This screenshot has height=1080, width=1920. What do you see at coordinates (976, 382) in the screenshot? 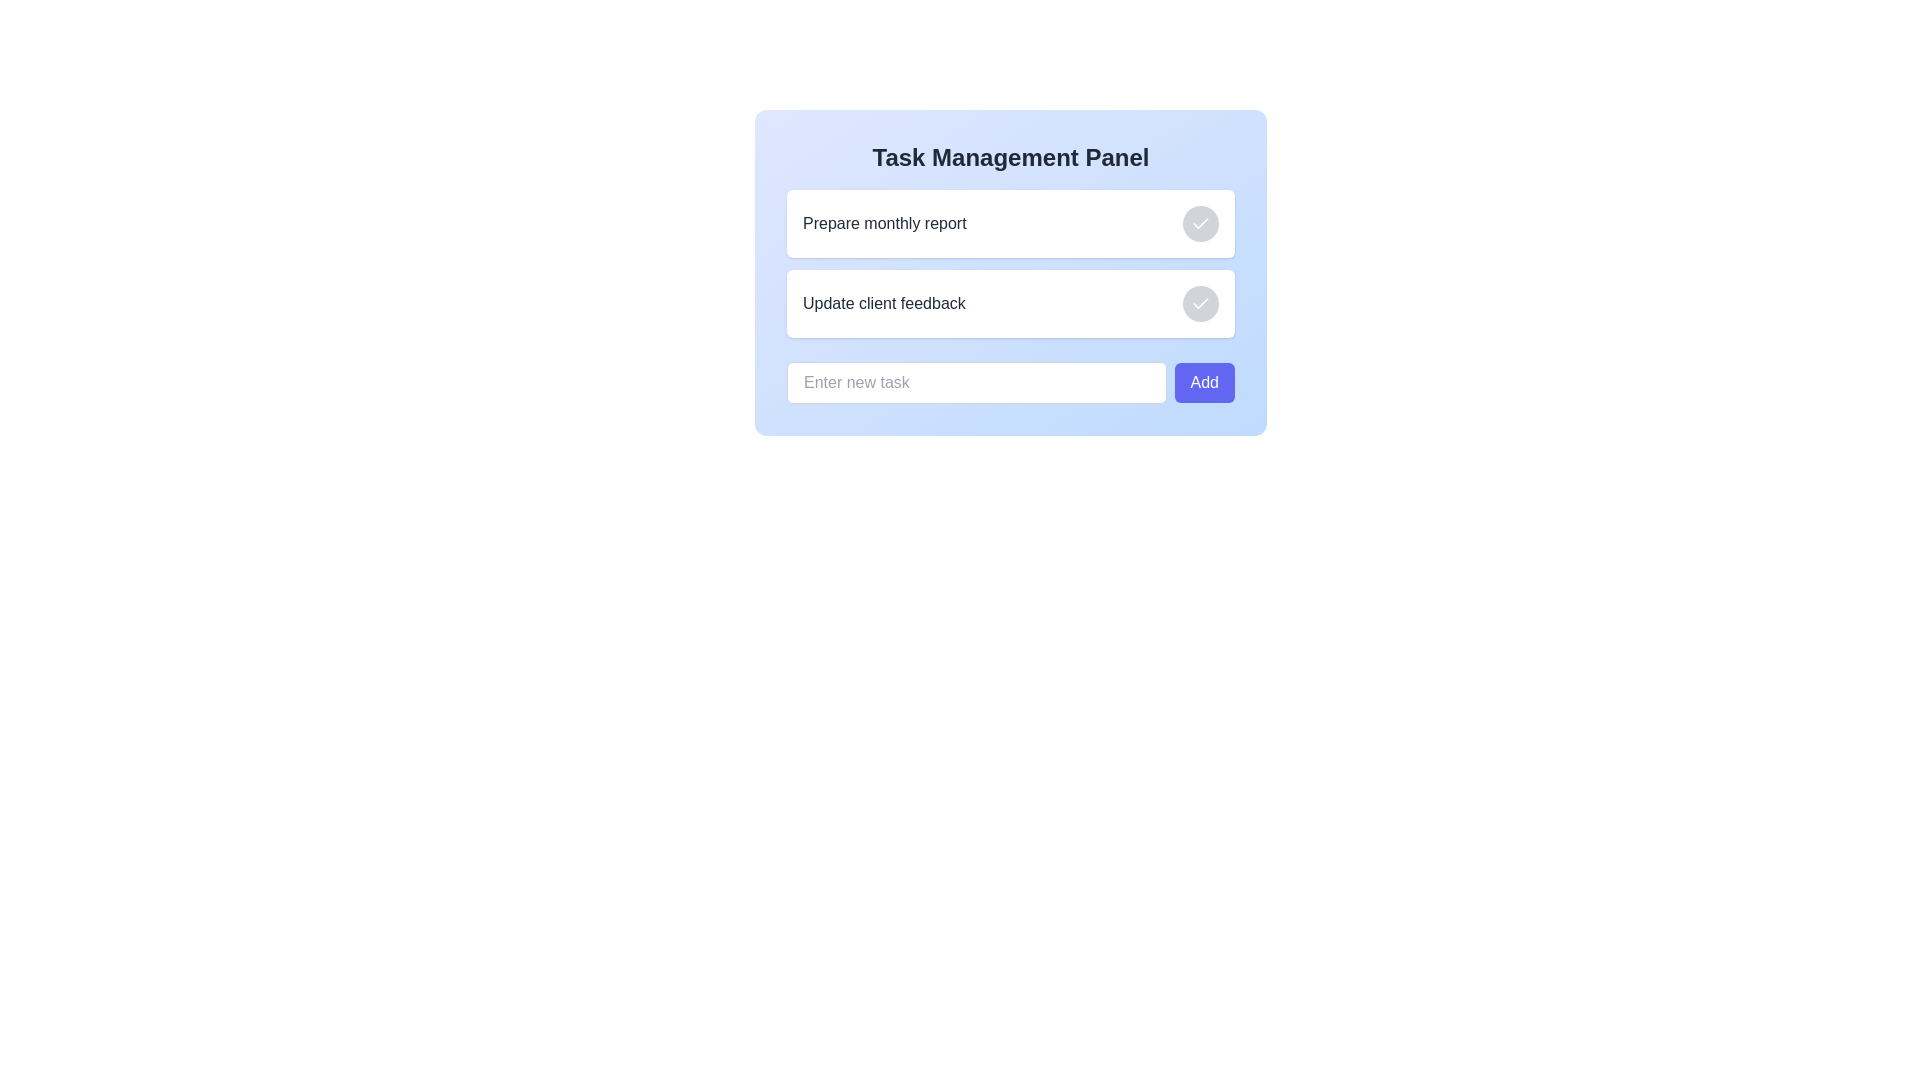
I see `the rectangular input box with a light gray border and placeholder text 'Enter new task' to receive input` at bounding box center [976, 382].